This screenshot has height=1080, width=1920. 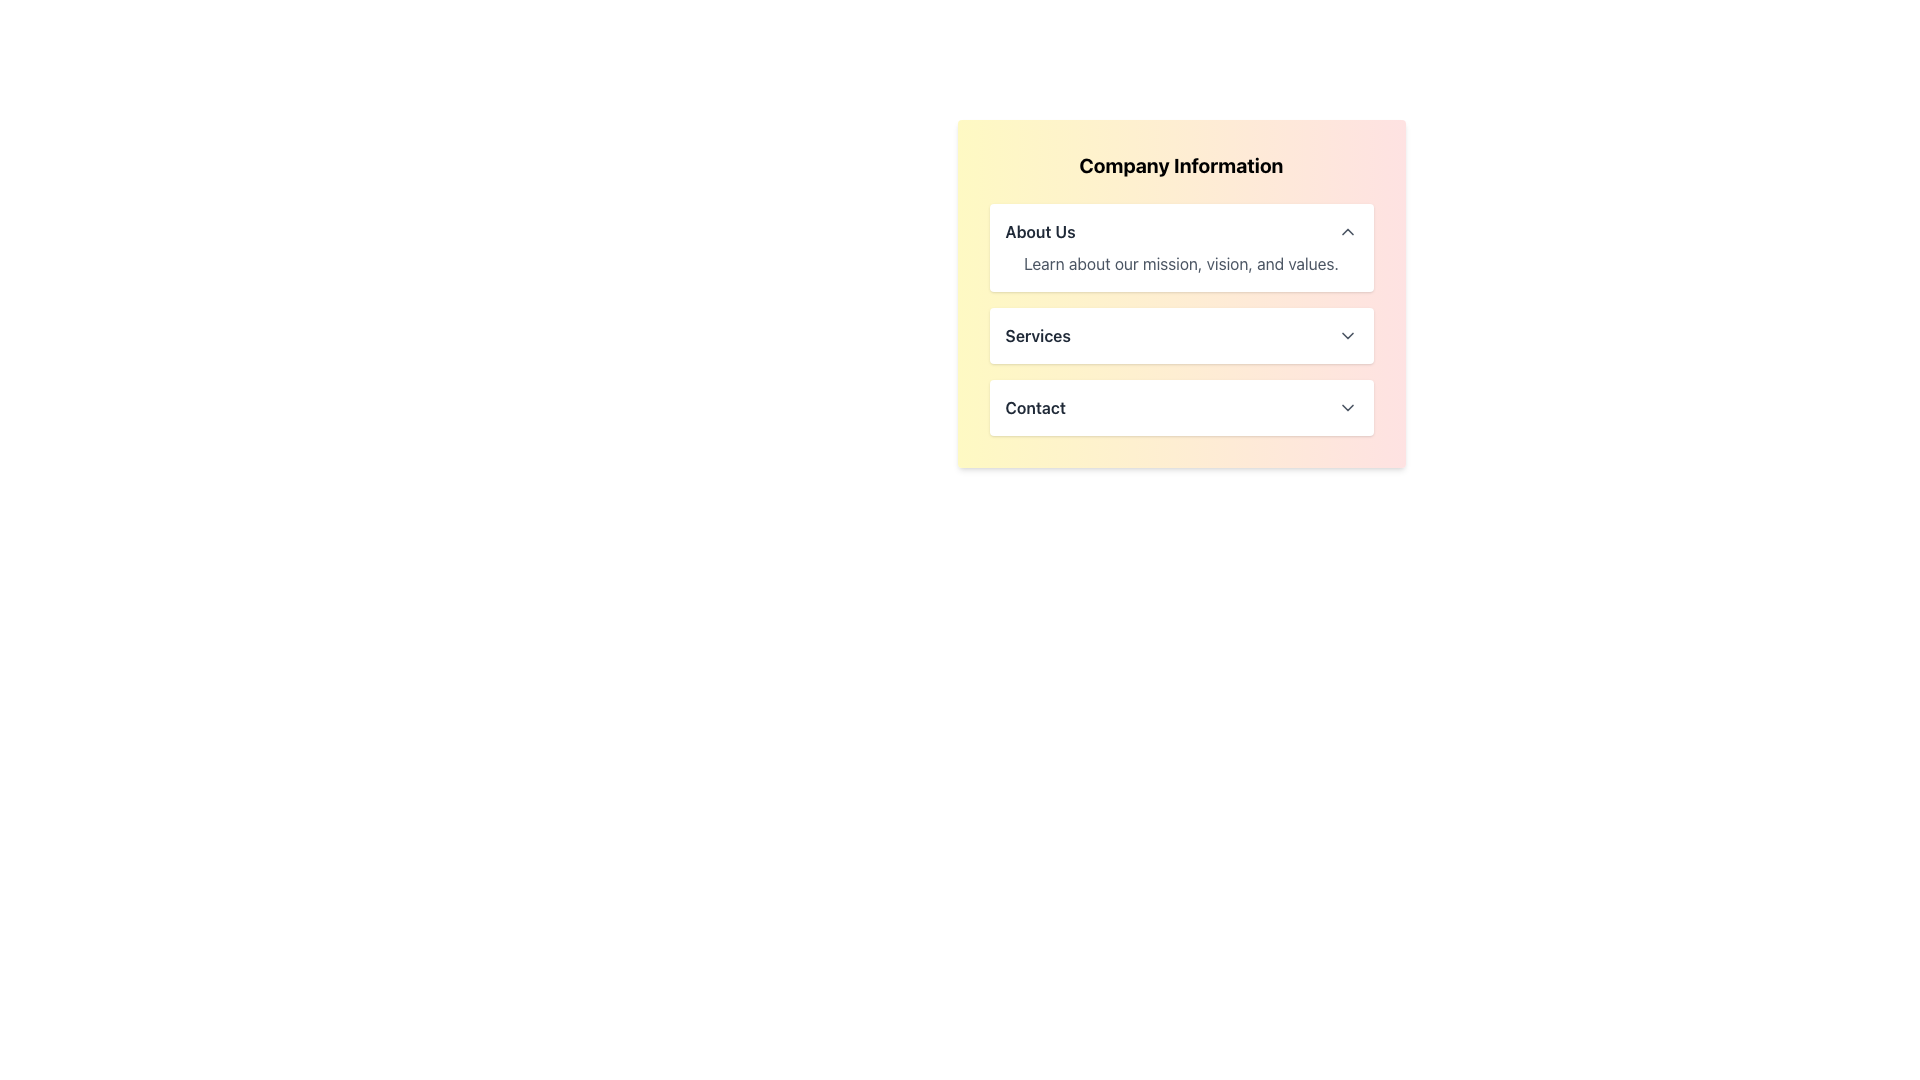 What do you see at coordinates (1038, 334) in the screenshot?
I see `the 'Services' text label, which is styled in bold dark-gray font and located within the 'Company Information' section, between 'About Us' and 'Contact'` at bounding box center [1038, 334].